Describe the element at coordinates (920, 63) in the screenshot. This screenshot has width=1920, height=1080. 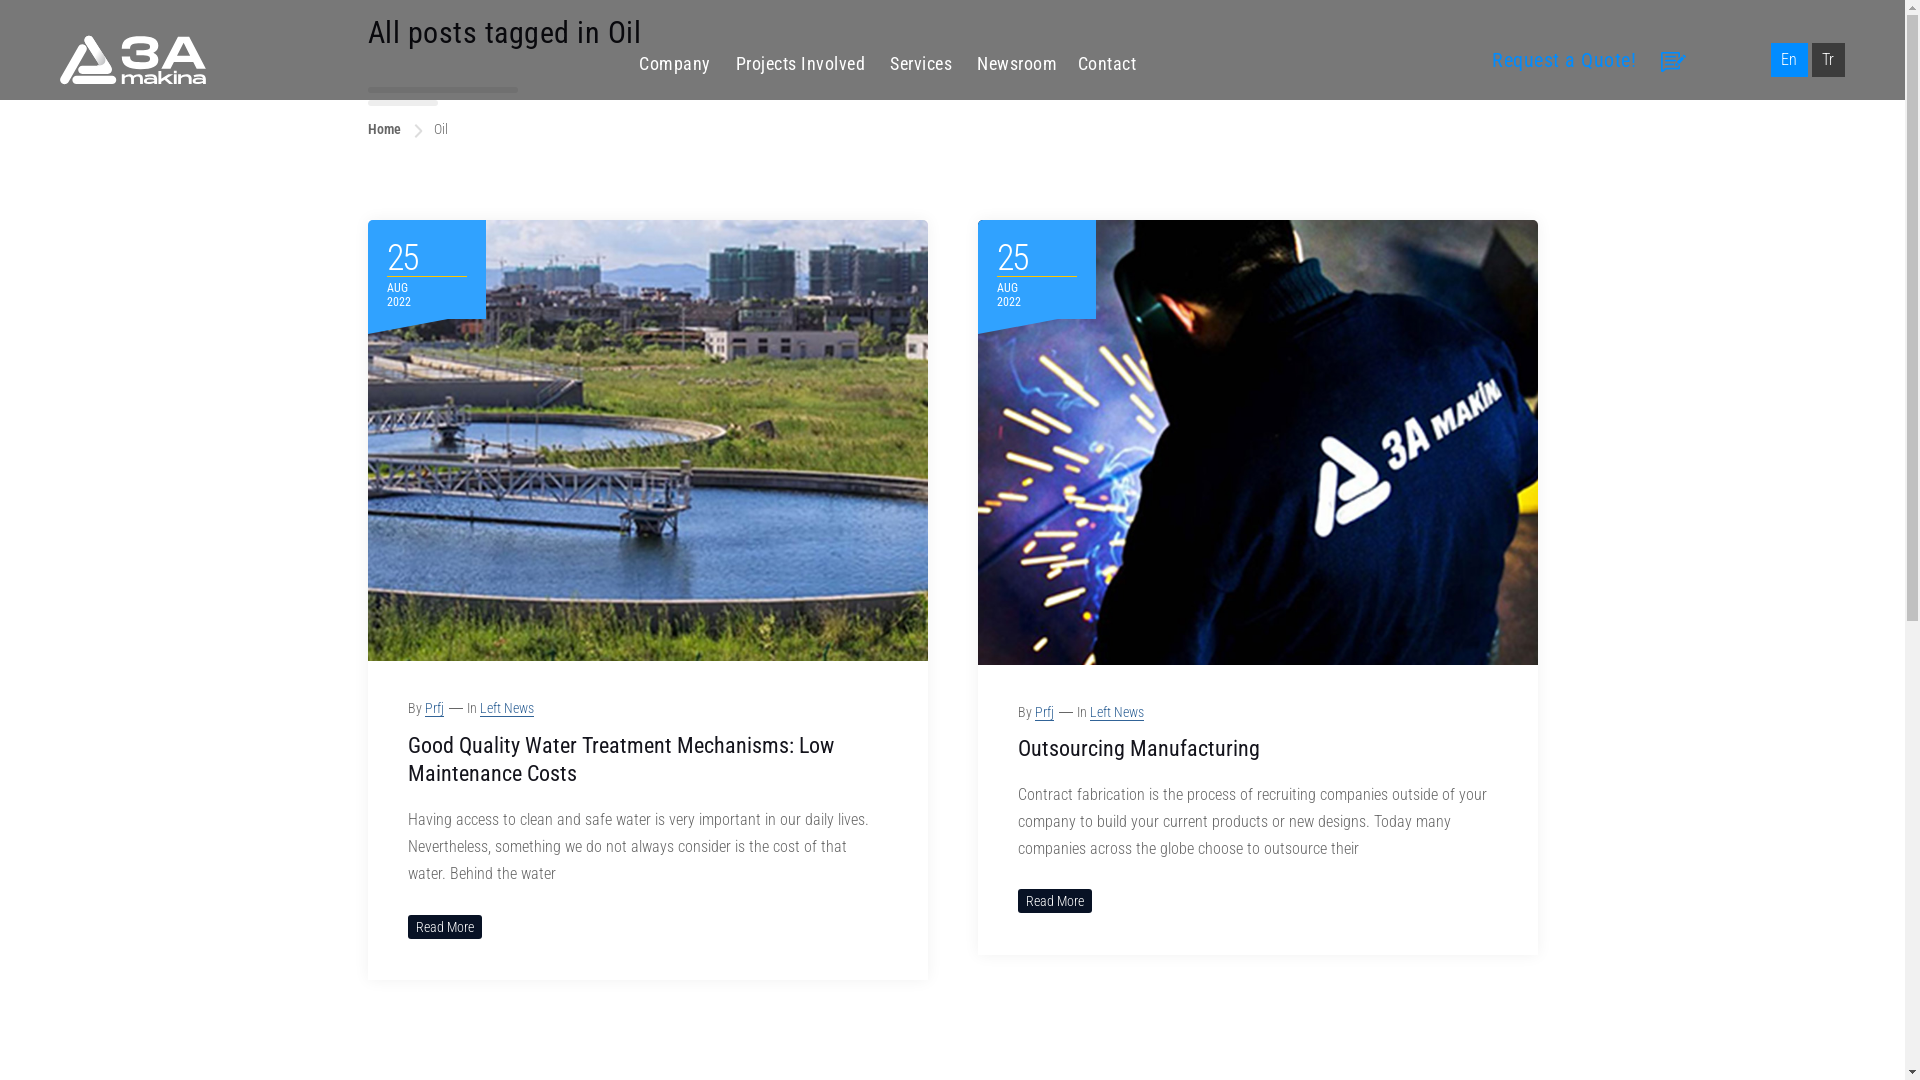
I see `'Services'` at that location.